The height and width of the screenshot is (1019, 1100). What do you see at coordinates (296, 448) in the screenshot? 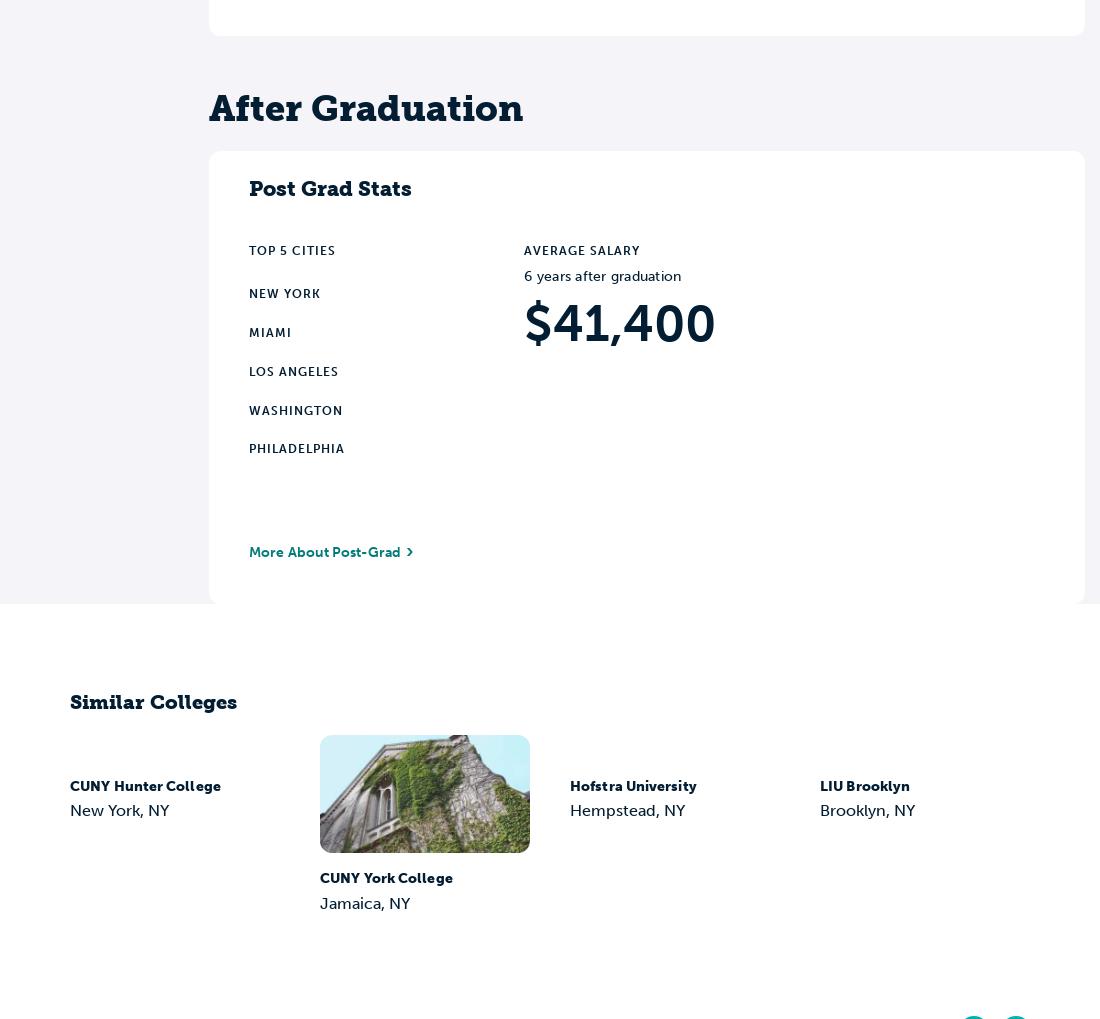
I see `'Philadelphia'` at bounding box center [296, 448].